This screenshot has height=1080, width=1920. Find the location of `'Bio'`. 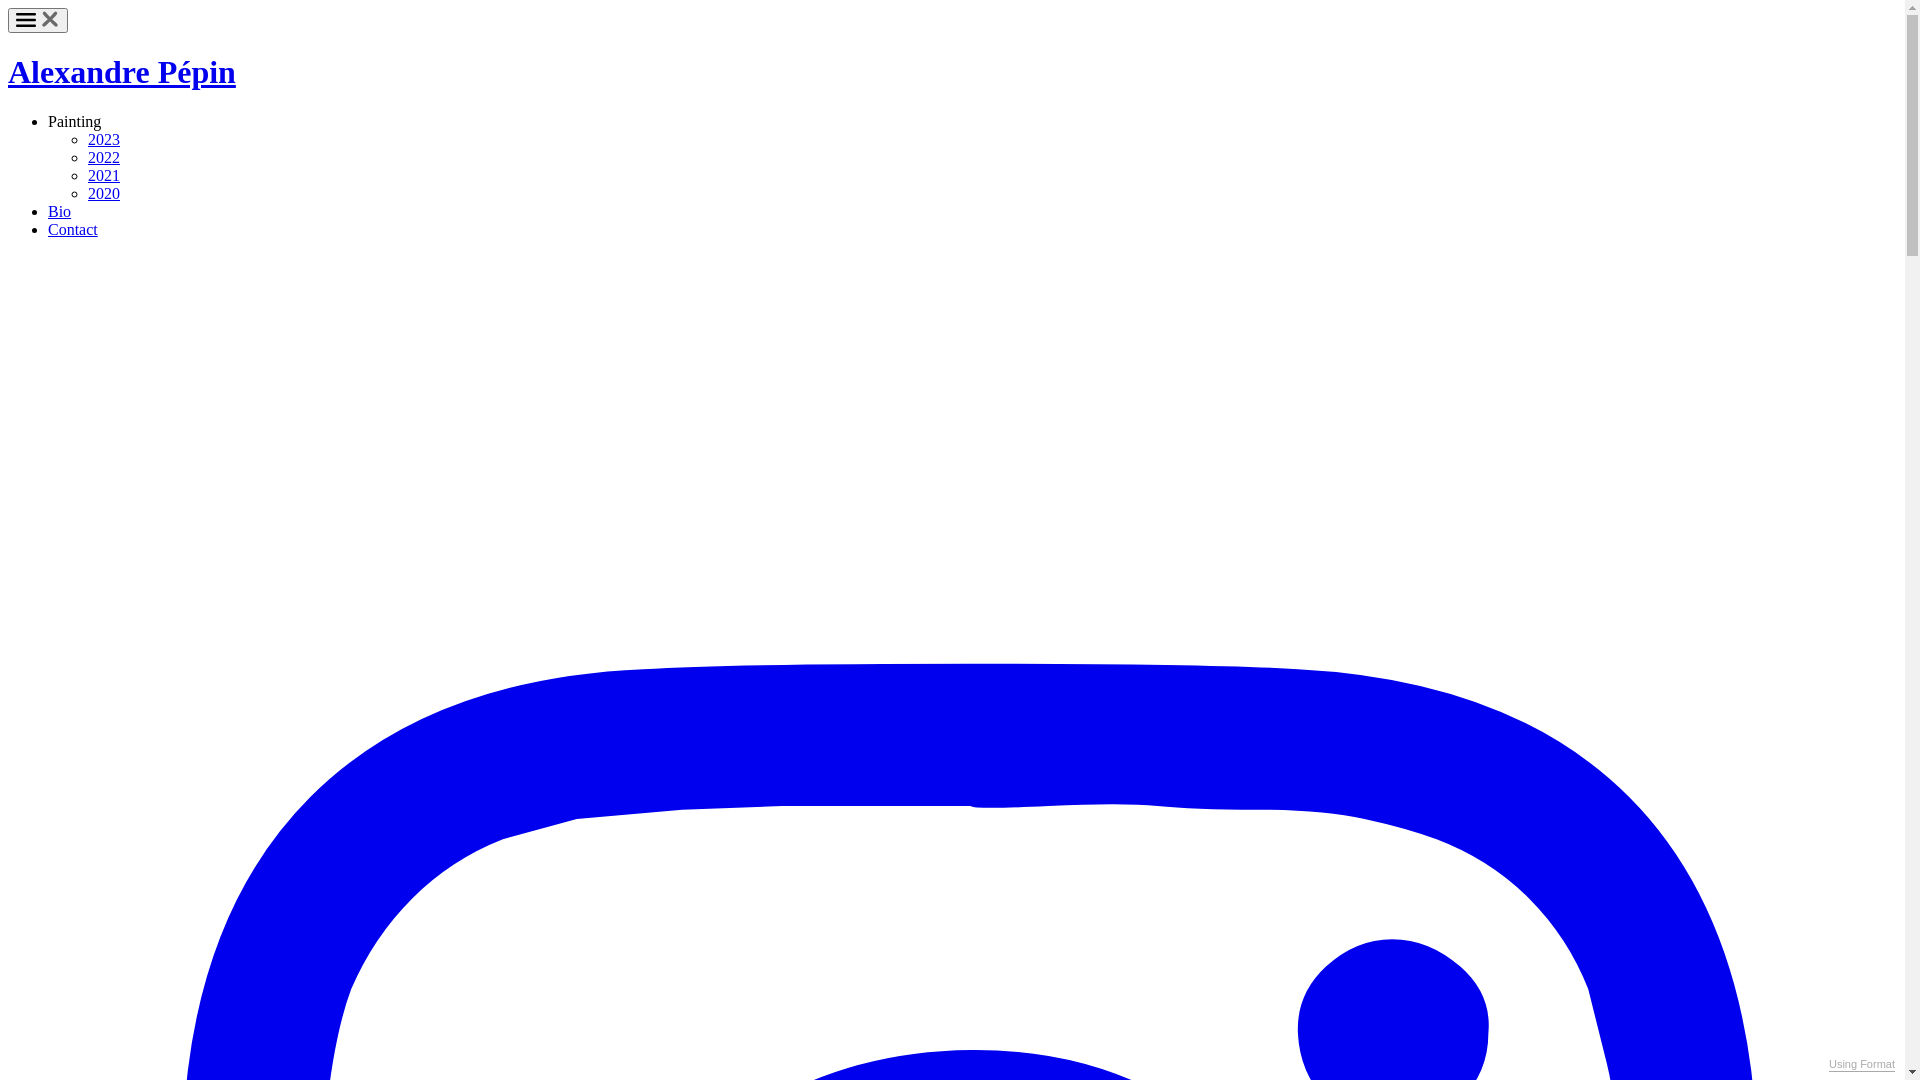

'Bio' is located at coordinates (59, 211).